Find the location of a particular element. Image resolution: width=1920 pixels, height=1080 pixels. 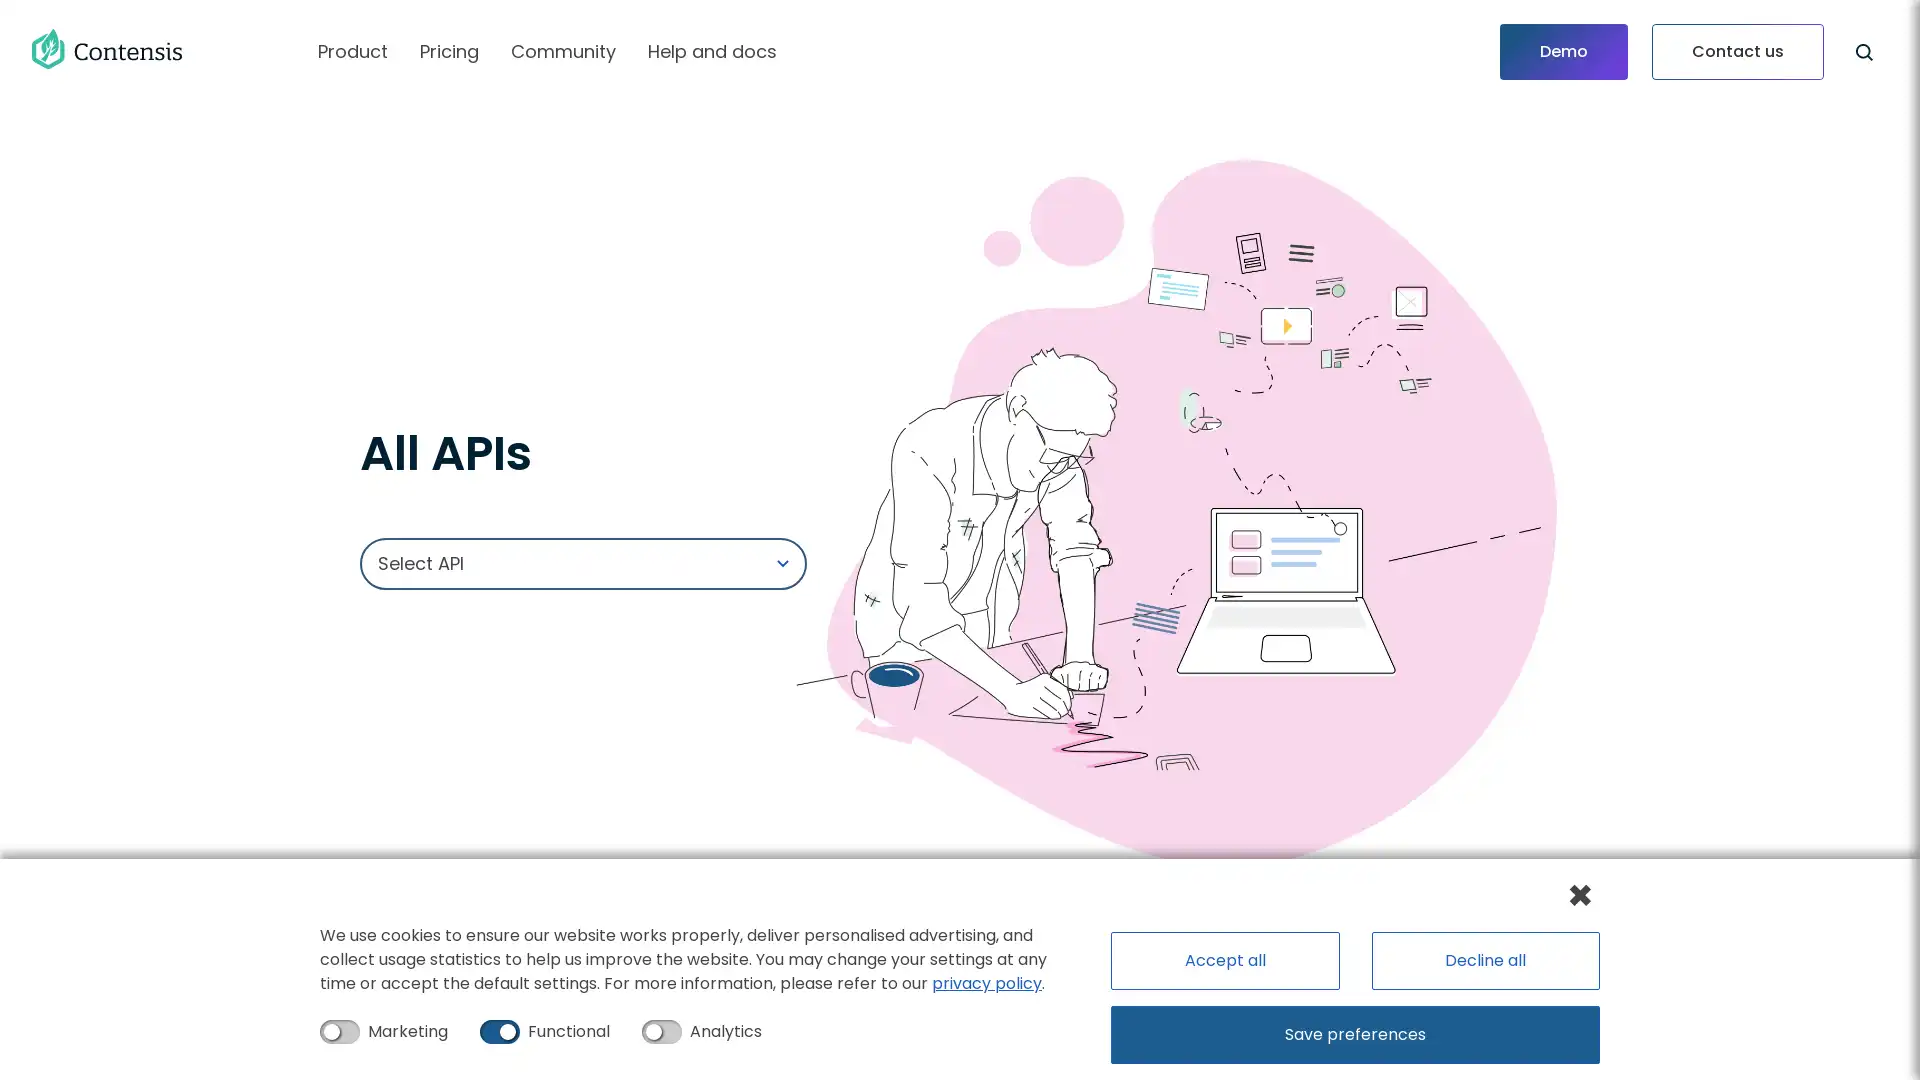

Save preferences is located at coordinates (1355, 1034).